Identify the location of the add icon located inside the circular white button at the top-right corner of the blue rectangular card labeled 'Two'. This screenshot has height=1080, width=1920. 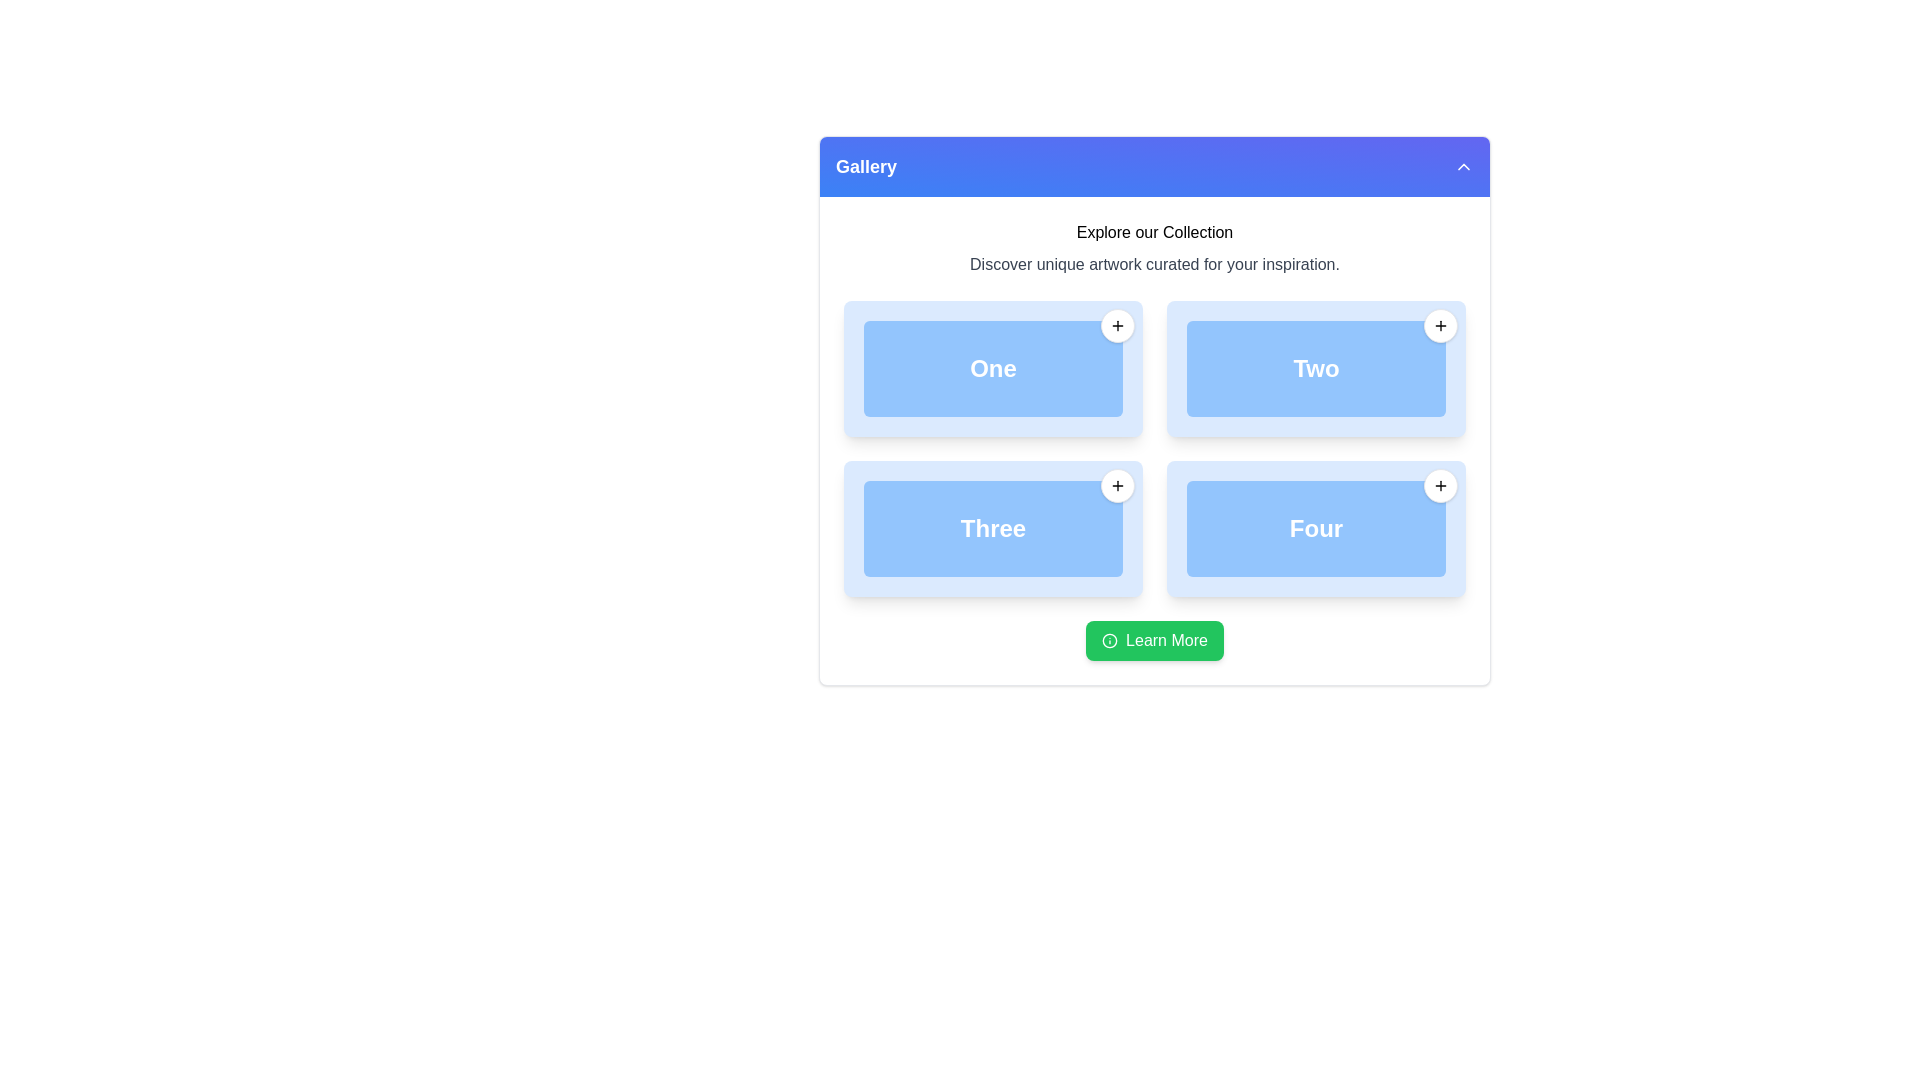
(1440, 325).